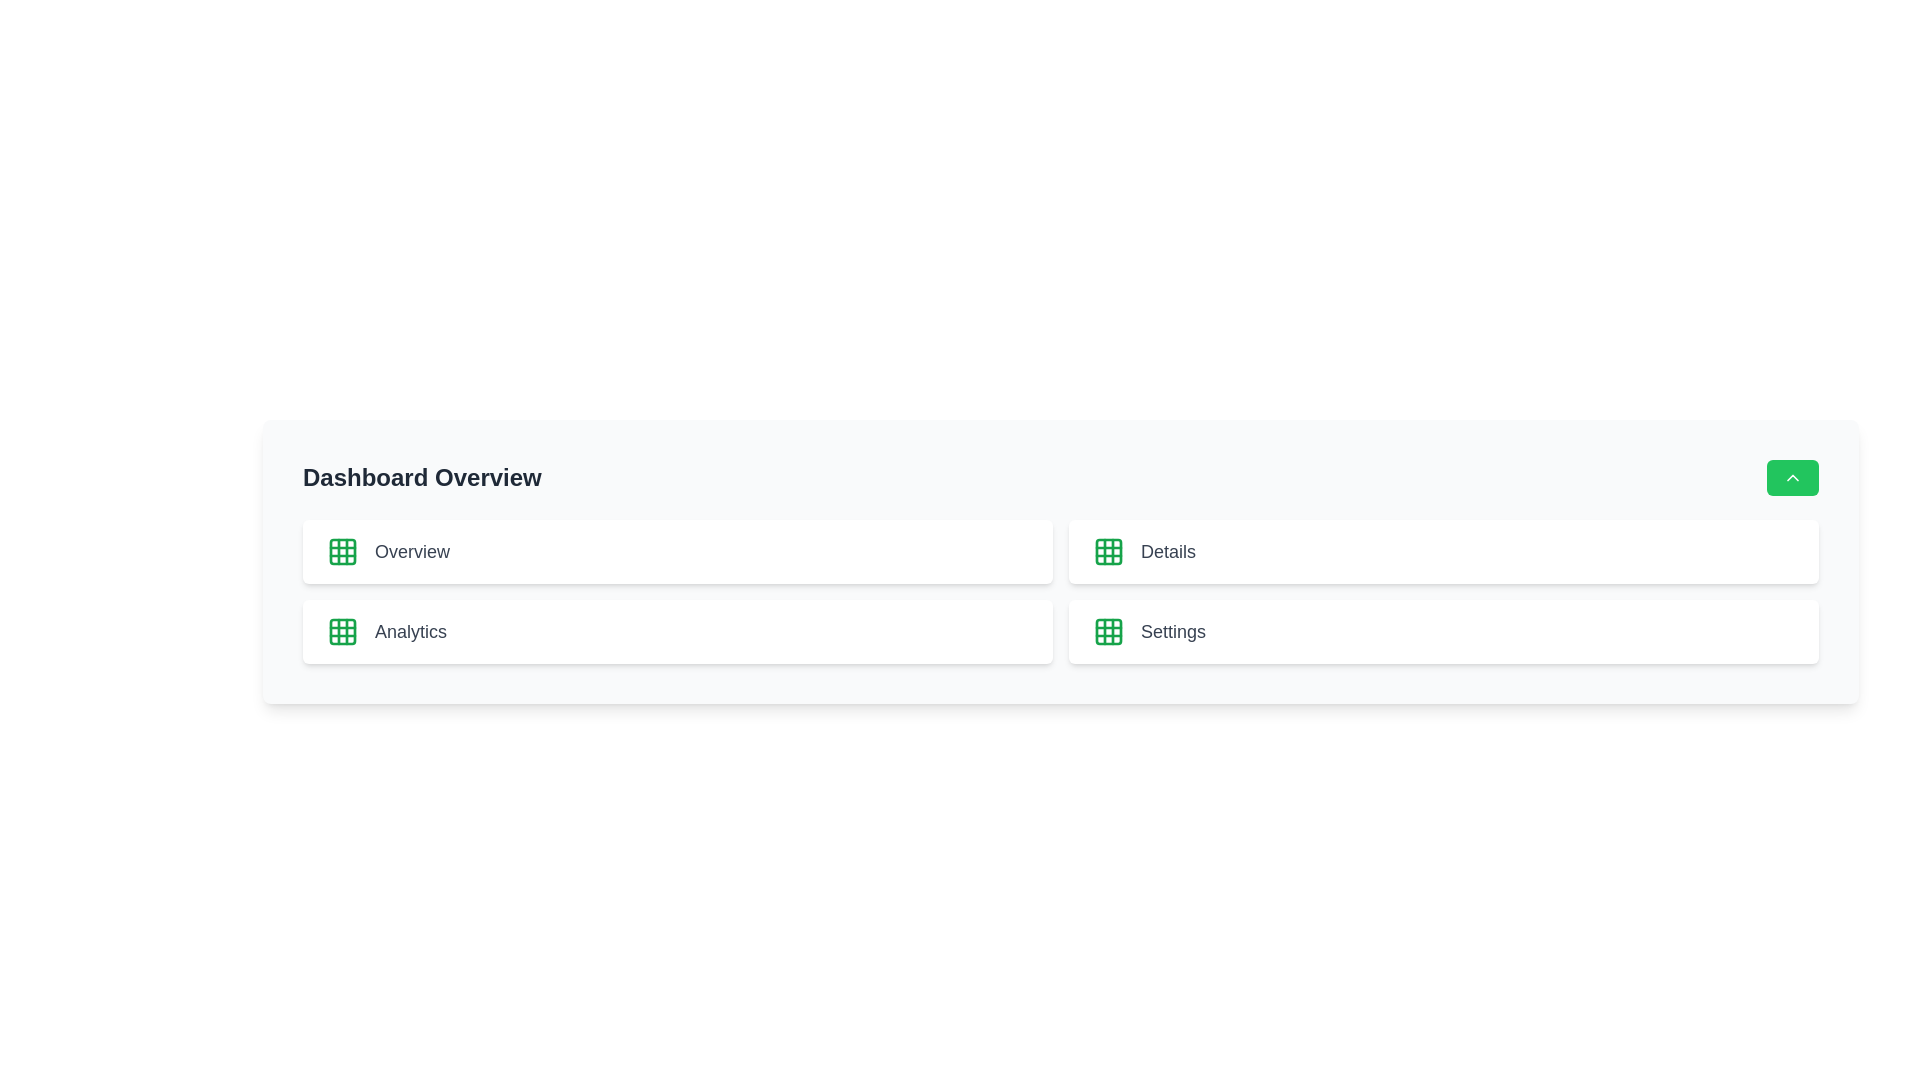  What do you see at coordinates (1168, 551) in the screenshot?
I see `the static text label that serves as a descriptor for the card in the second row, right column of a two-by-two grid` at bounding box center [1168, 551].